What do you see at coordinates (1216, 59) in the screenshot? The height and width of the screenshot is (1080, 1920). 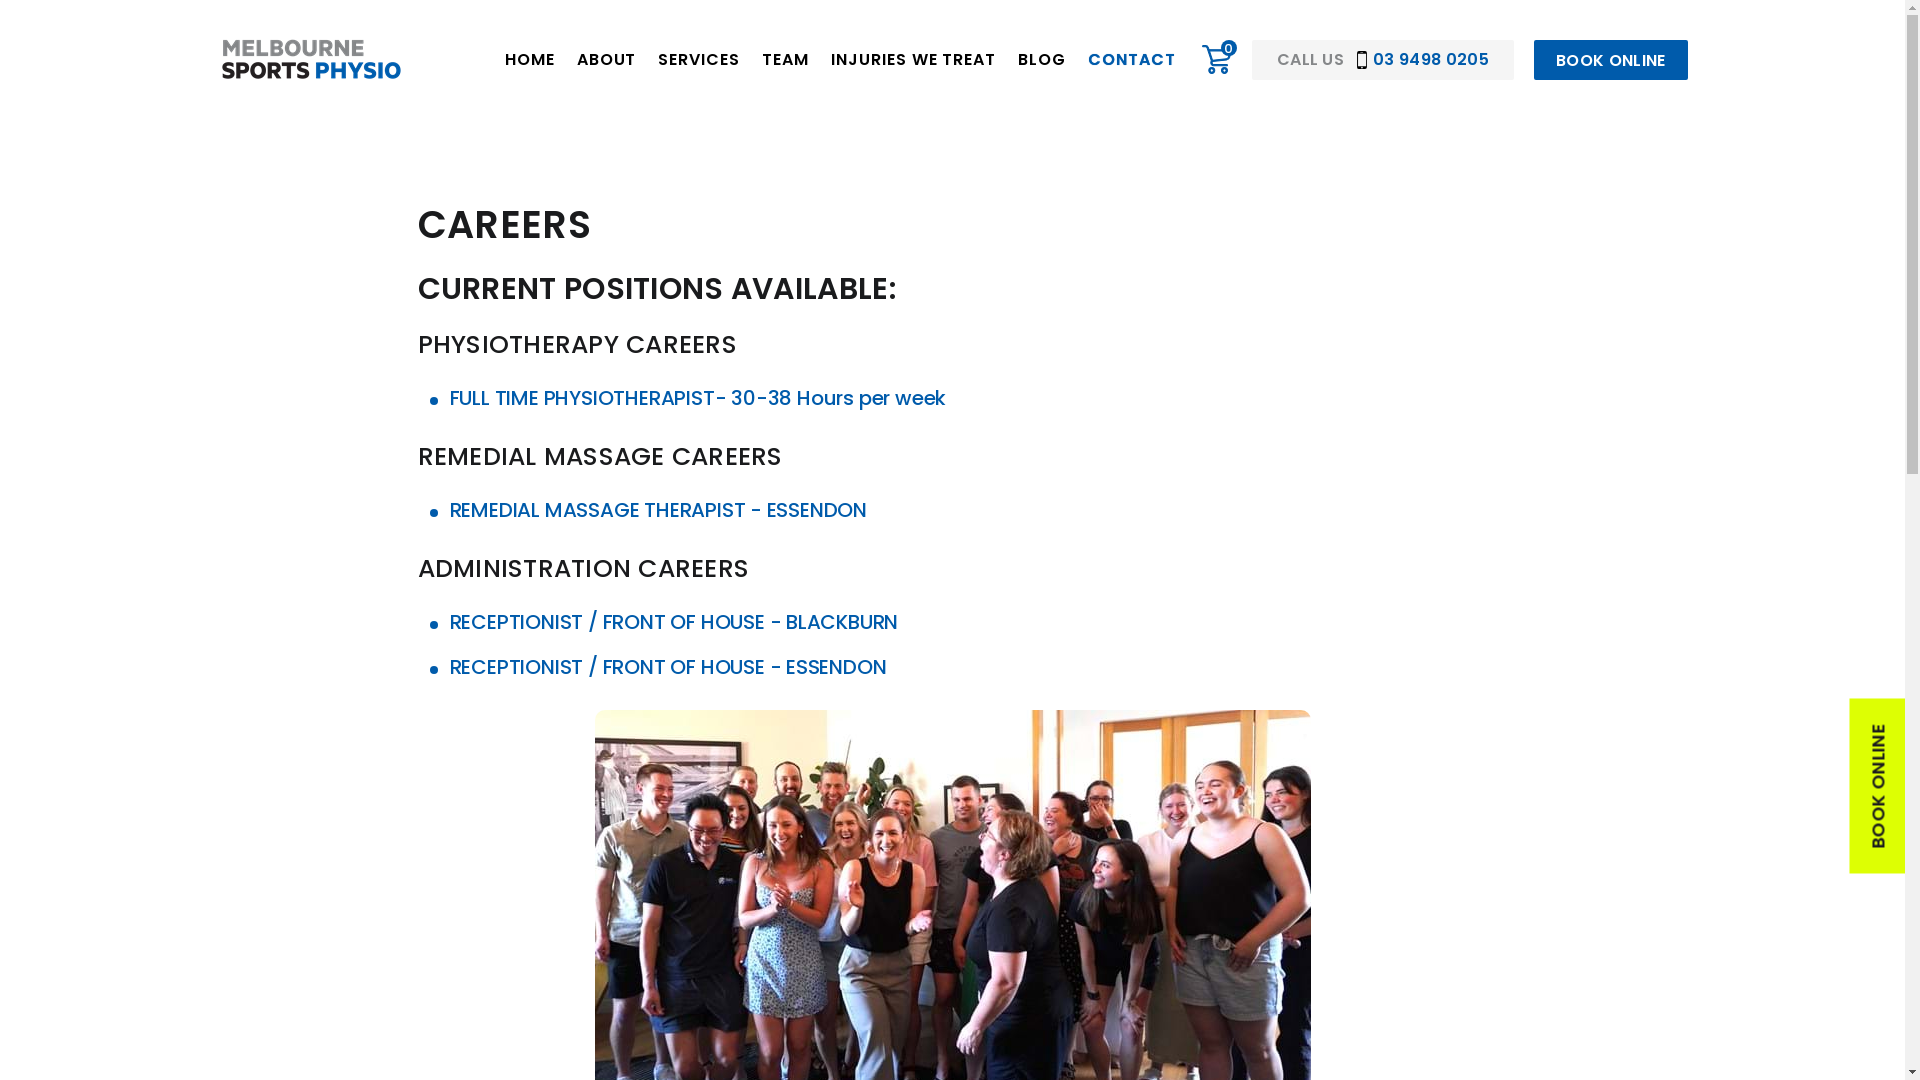 I see `'0'` at bounding box center [1216, 59].